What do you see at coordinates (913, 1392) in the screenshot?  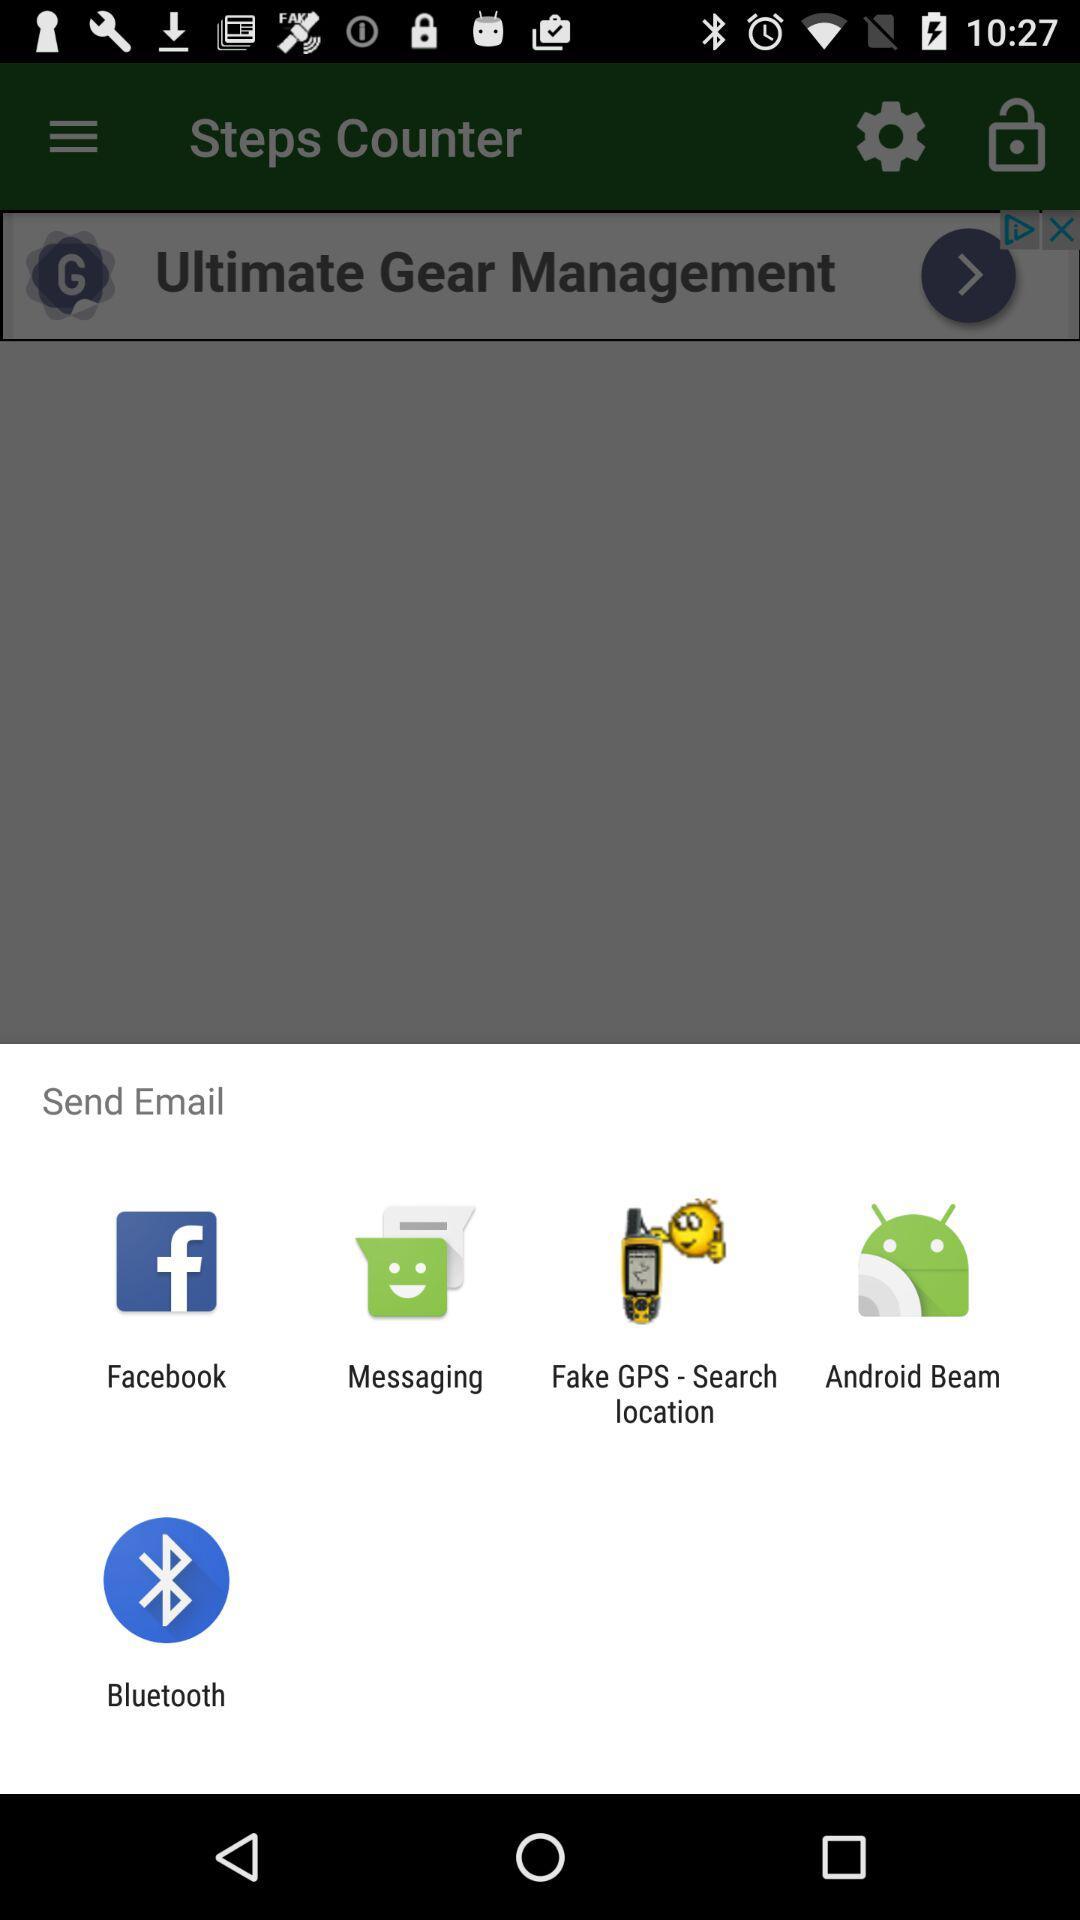 I see `item to the right of the fake gps search item` at bounding box center [913, 1392].